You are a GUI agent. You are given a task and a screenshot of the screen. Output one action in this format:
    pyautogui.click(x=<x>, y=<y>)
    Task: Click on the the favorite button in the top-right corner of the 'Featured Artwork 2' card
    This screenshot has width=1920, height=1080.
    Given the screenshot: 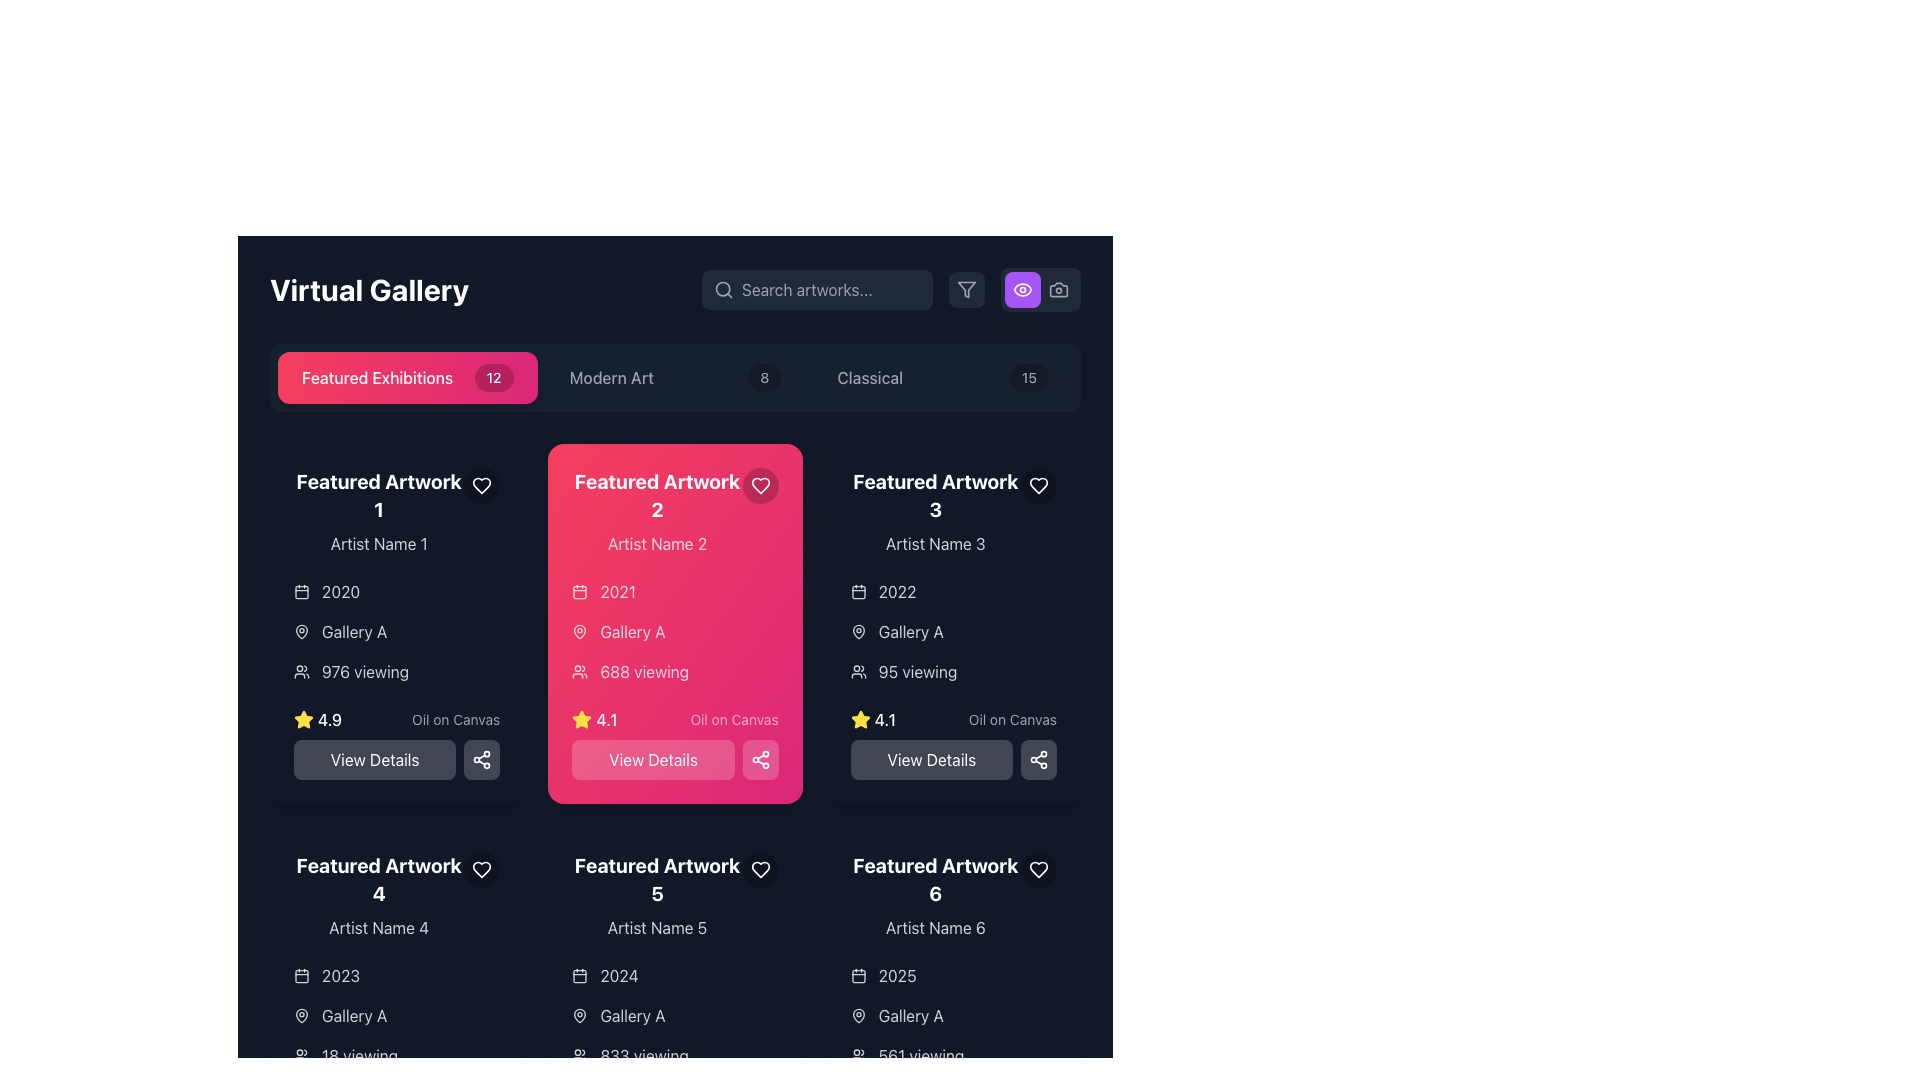 What is the action you would take?
    pyautogui.click(x=759, y=486)
    